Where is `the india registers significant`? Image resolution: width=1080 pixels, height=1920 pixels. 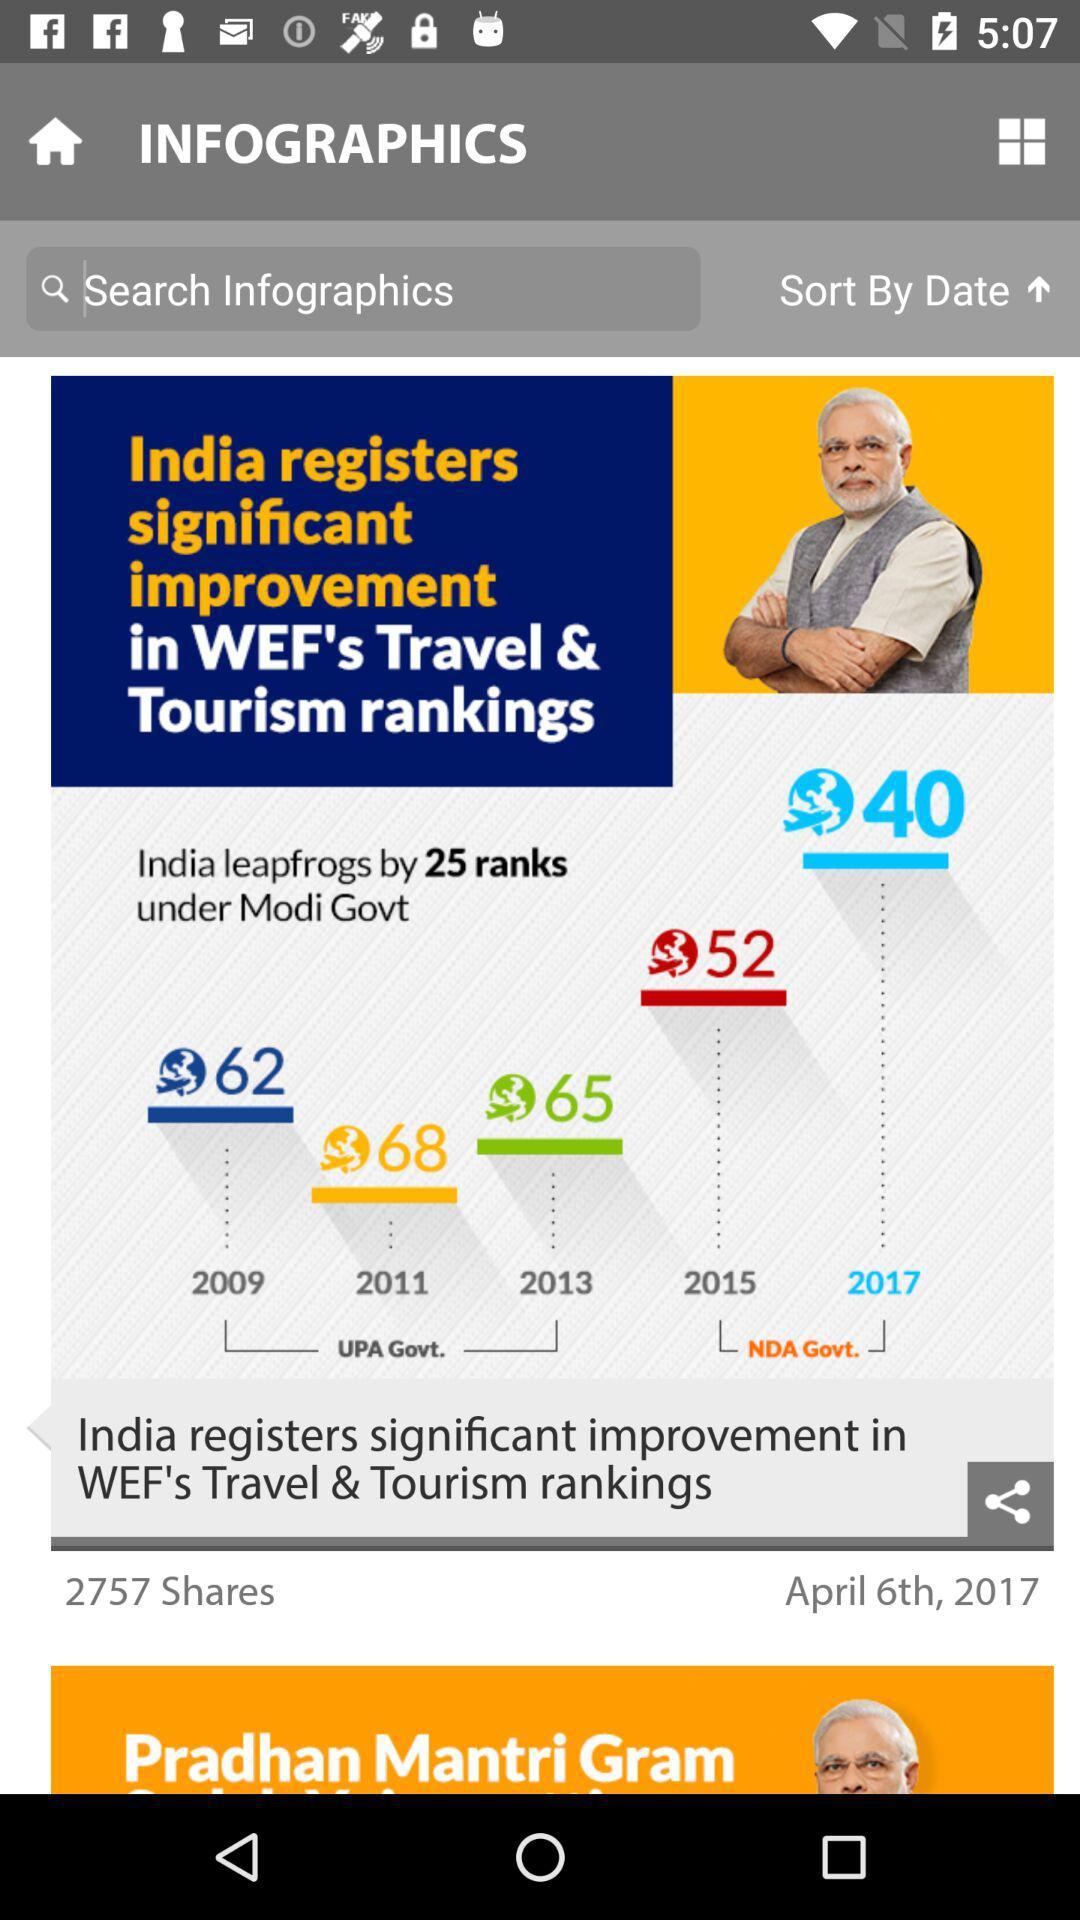 the india registers significant is located at coordinates (508, 1457).